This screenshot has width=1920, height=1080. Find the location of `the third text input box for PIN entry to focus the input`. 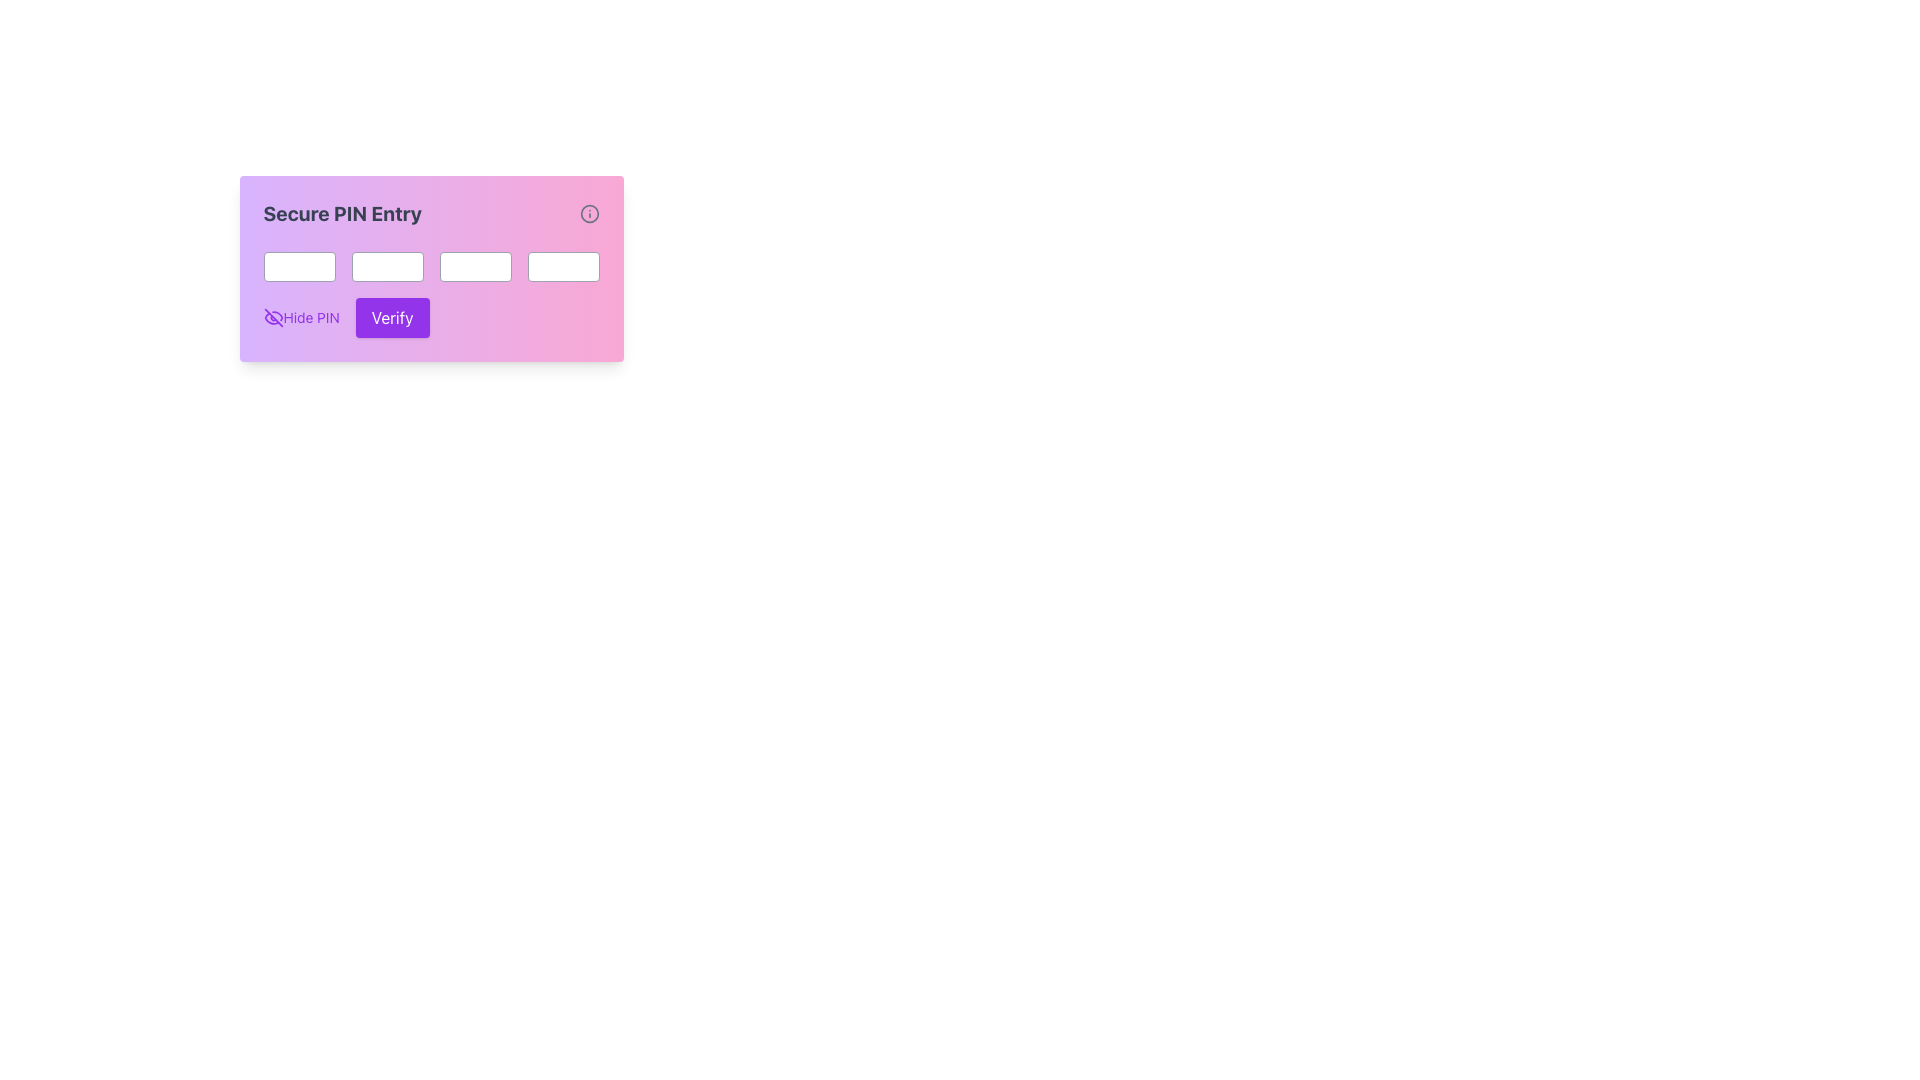

the third text input box for PIN entry to focus the input is located at coordinates (430, 265).